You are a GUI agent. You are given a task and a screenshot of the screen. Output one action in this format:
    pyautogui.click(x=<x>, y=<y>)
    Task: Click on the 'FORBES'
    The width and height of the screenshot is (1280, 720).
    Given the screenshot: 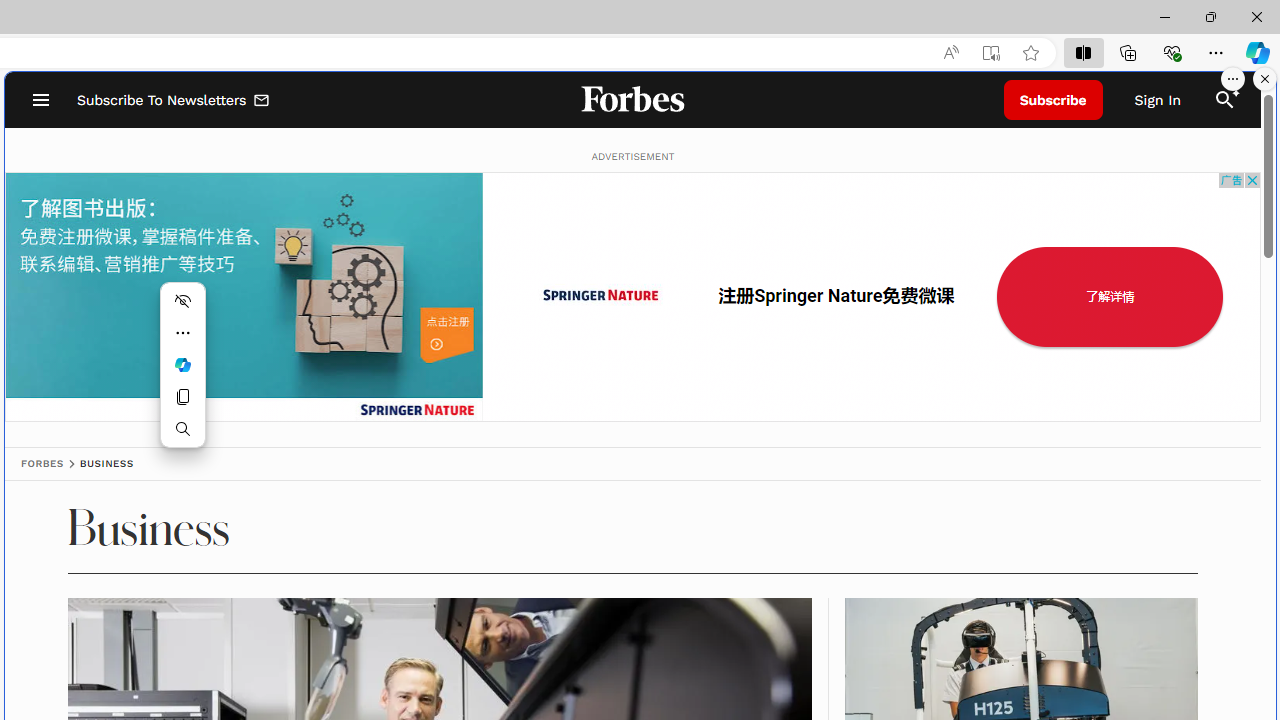 What is the action you would take?
    pyautogui.click(x=42, y=463)
    